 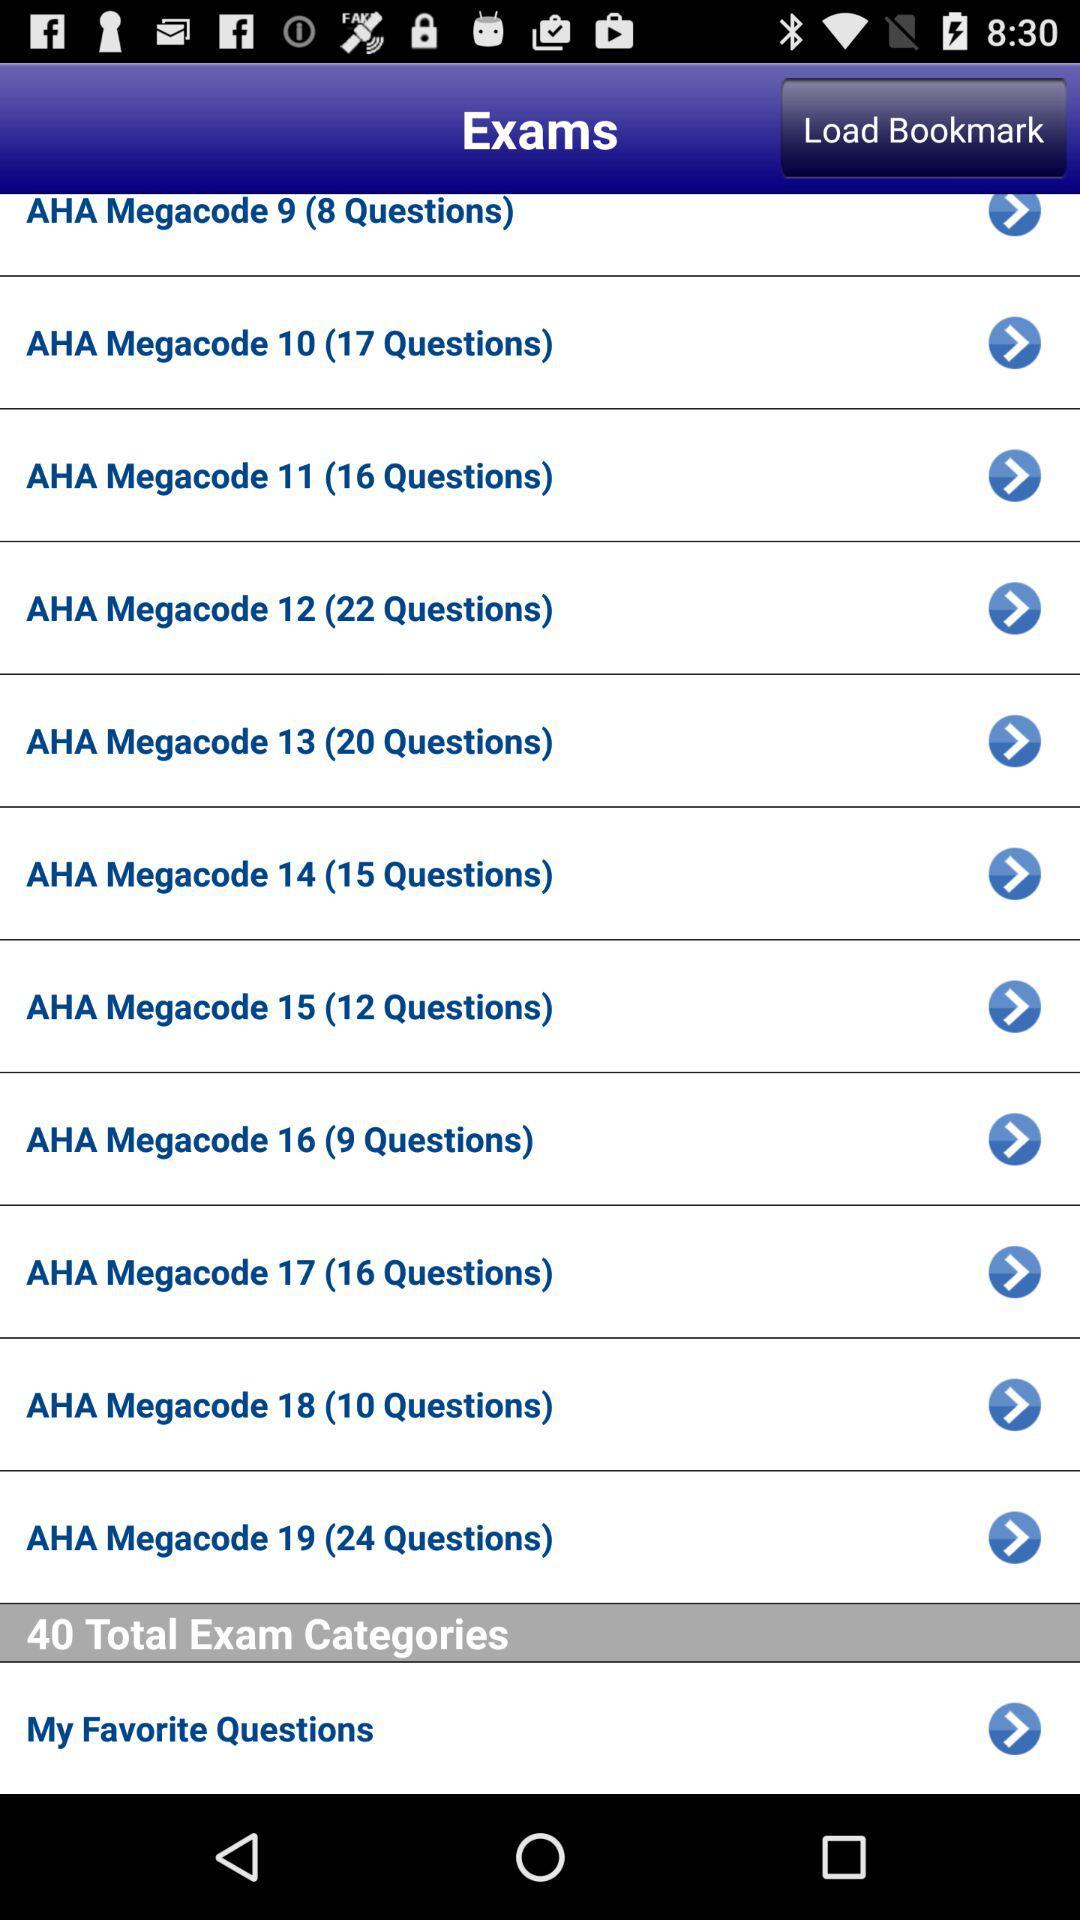 What do you see at coordinates (1014, 221) in the screenshot?
I see `the blue icon in the first line` at bounding box center [1014, 221].